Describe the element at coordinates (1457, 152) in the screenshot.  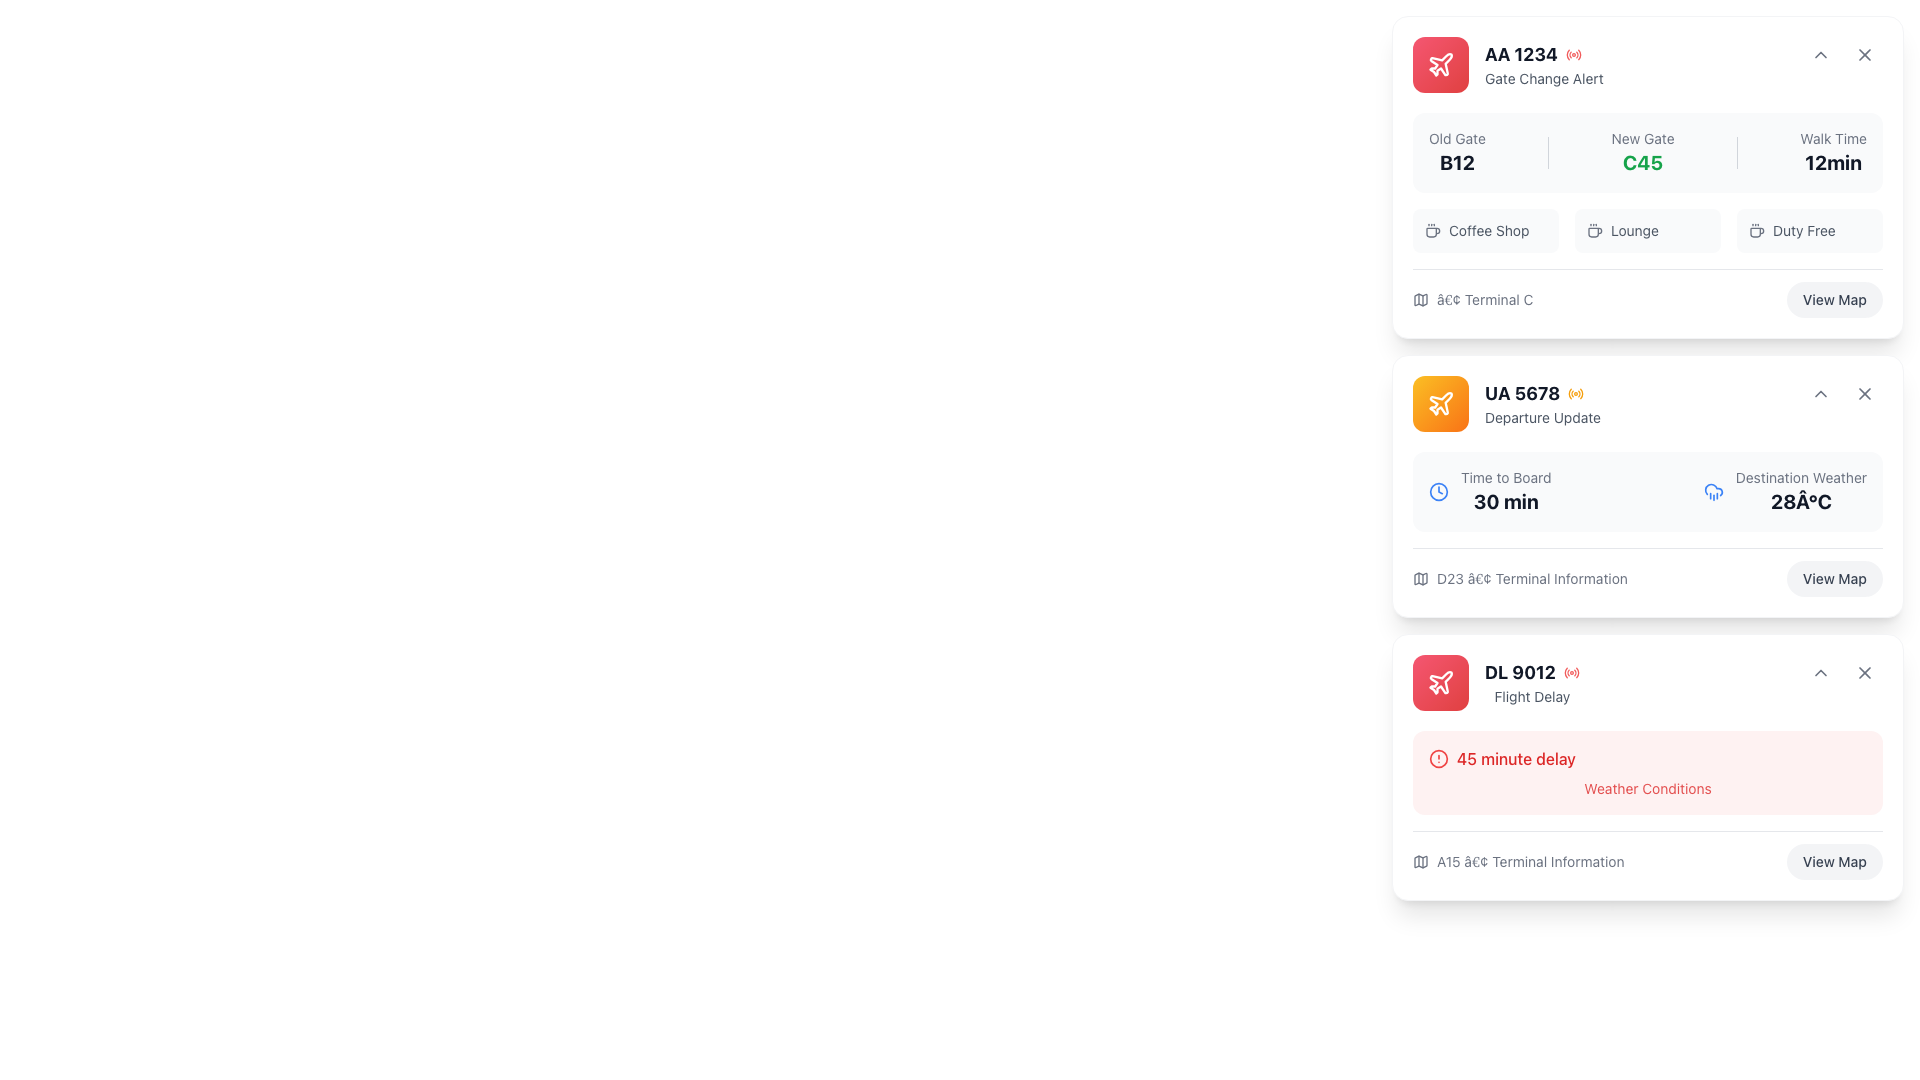
I see `the static text label element that displays 'B12' in bold, located below 'Old Gate' in the notifications panel` at that location.